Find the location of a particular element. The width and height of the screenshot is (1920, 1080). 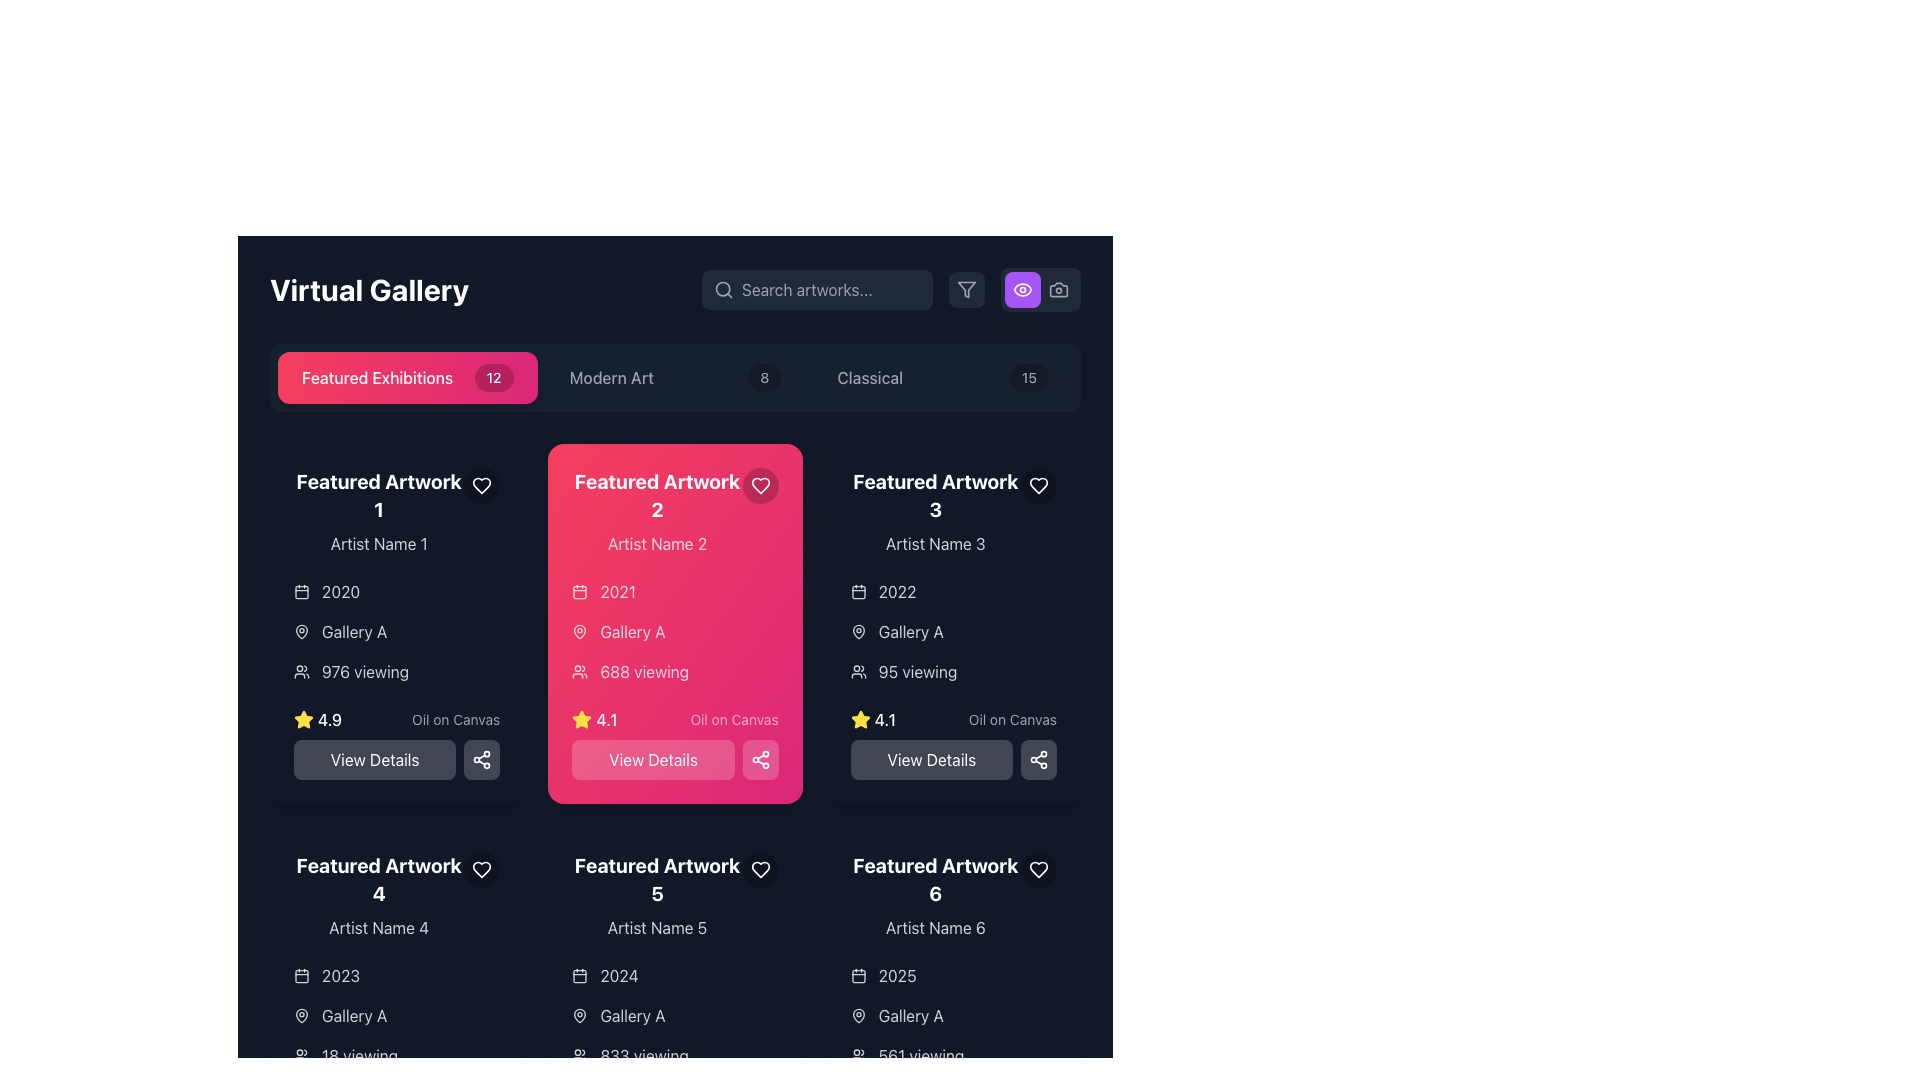

the view count label located within the second featured artwork card, positioned below the 'Gallery A' label and above the rating score and 'View Details' button is located at coordinates (675, 671).